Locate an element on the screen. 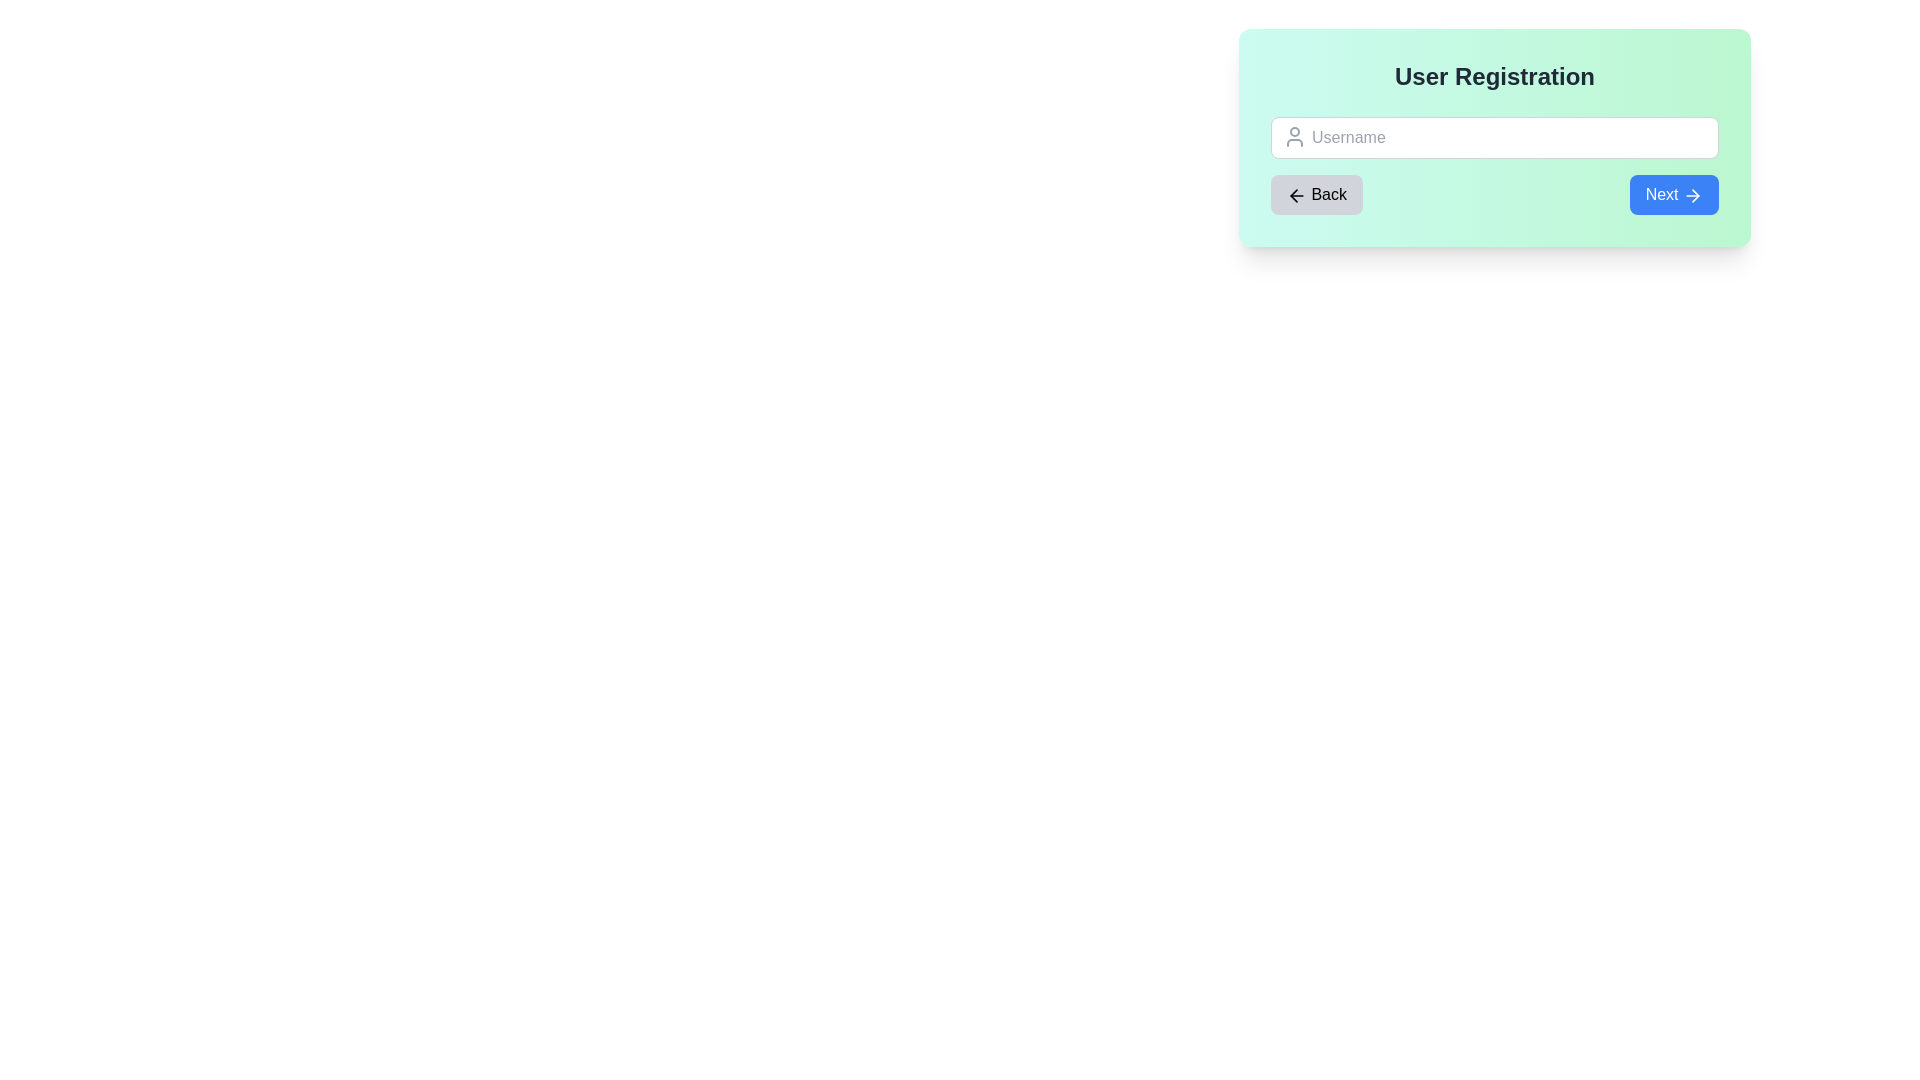  the rightmost button in the 'User Registration' section to proceed to the next step is located at coordinates (1674, 195).